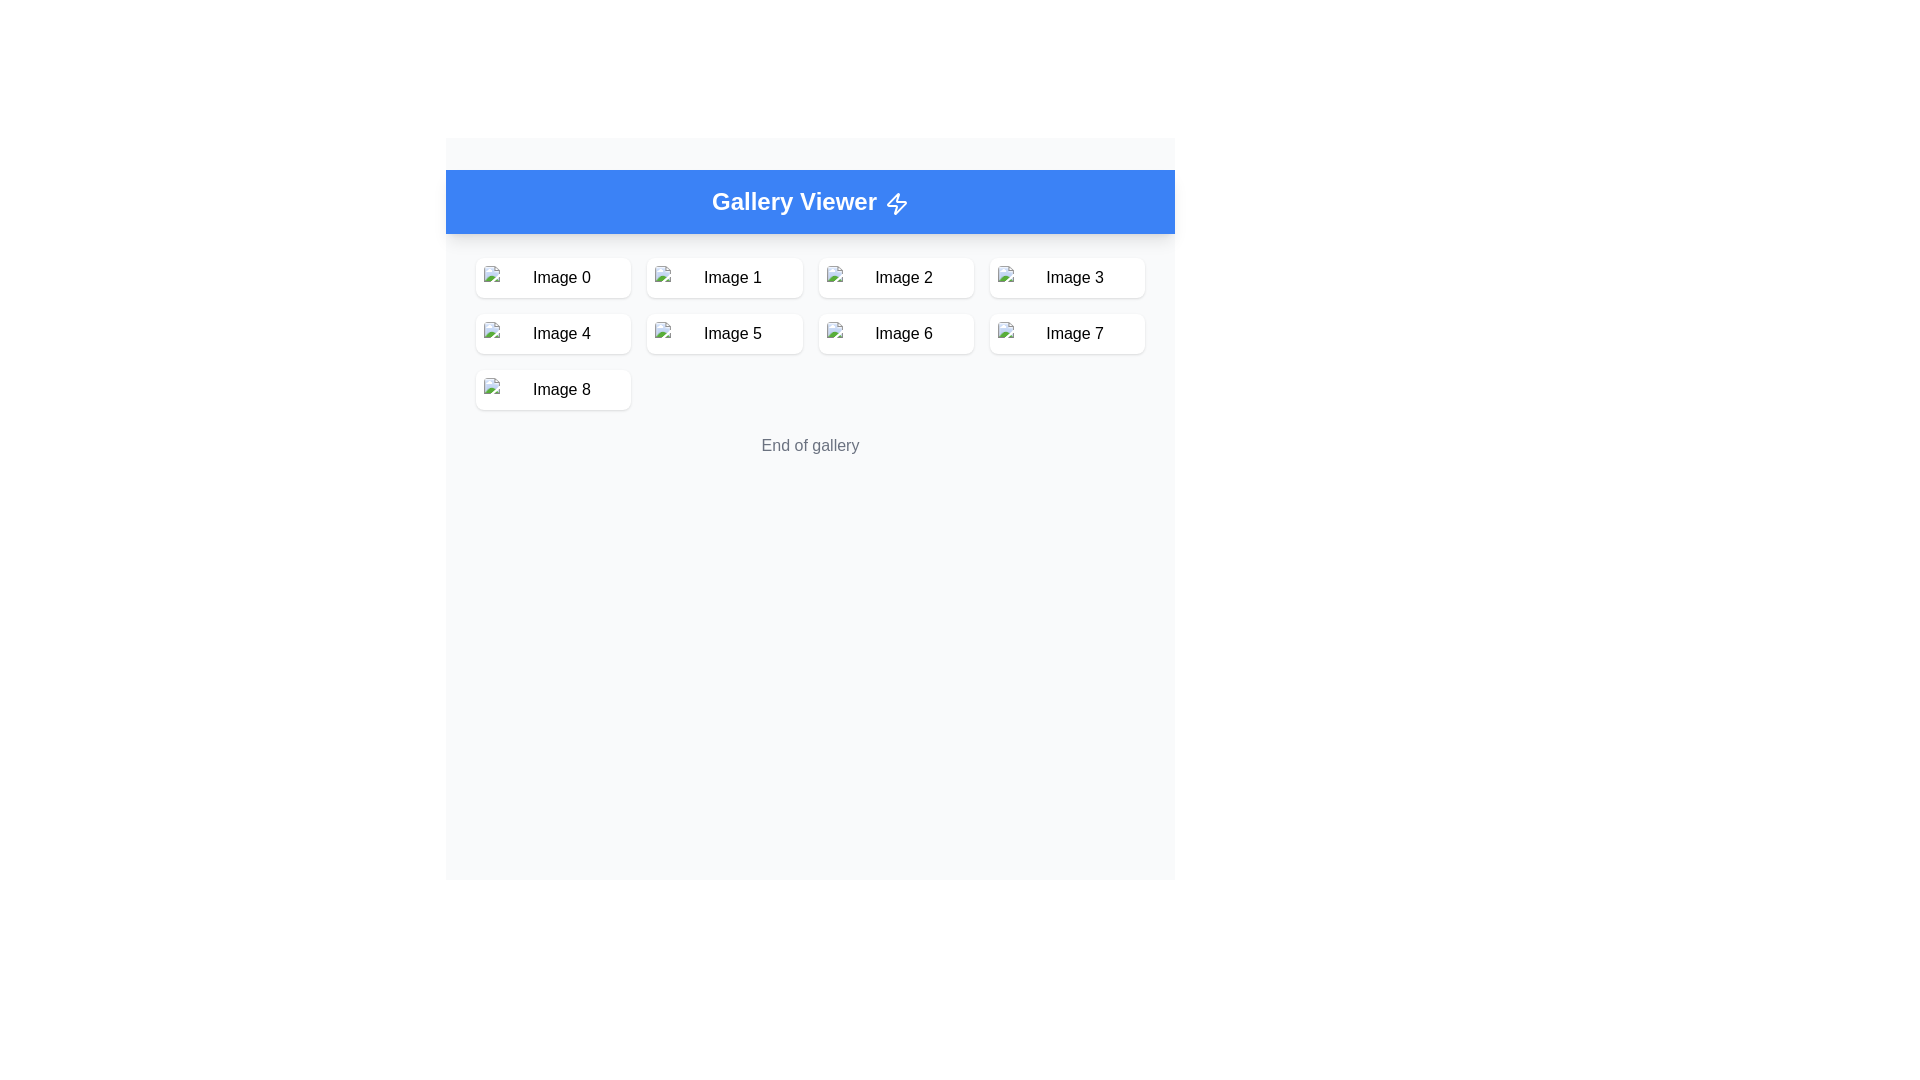 This screenshot has width=1920, height=1080. I want to click on the image placeholder labeled 'Image 6' located in the sixth slot of the gallery grid in the second row and third column, so click(895, 333).